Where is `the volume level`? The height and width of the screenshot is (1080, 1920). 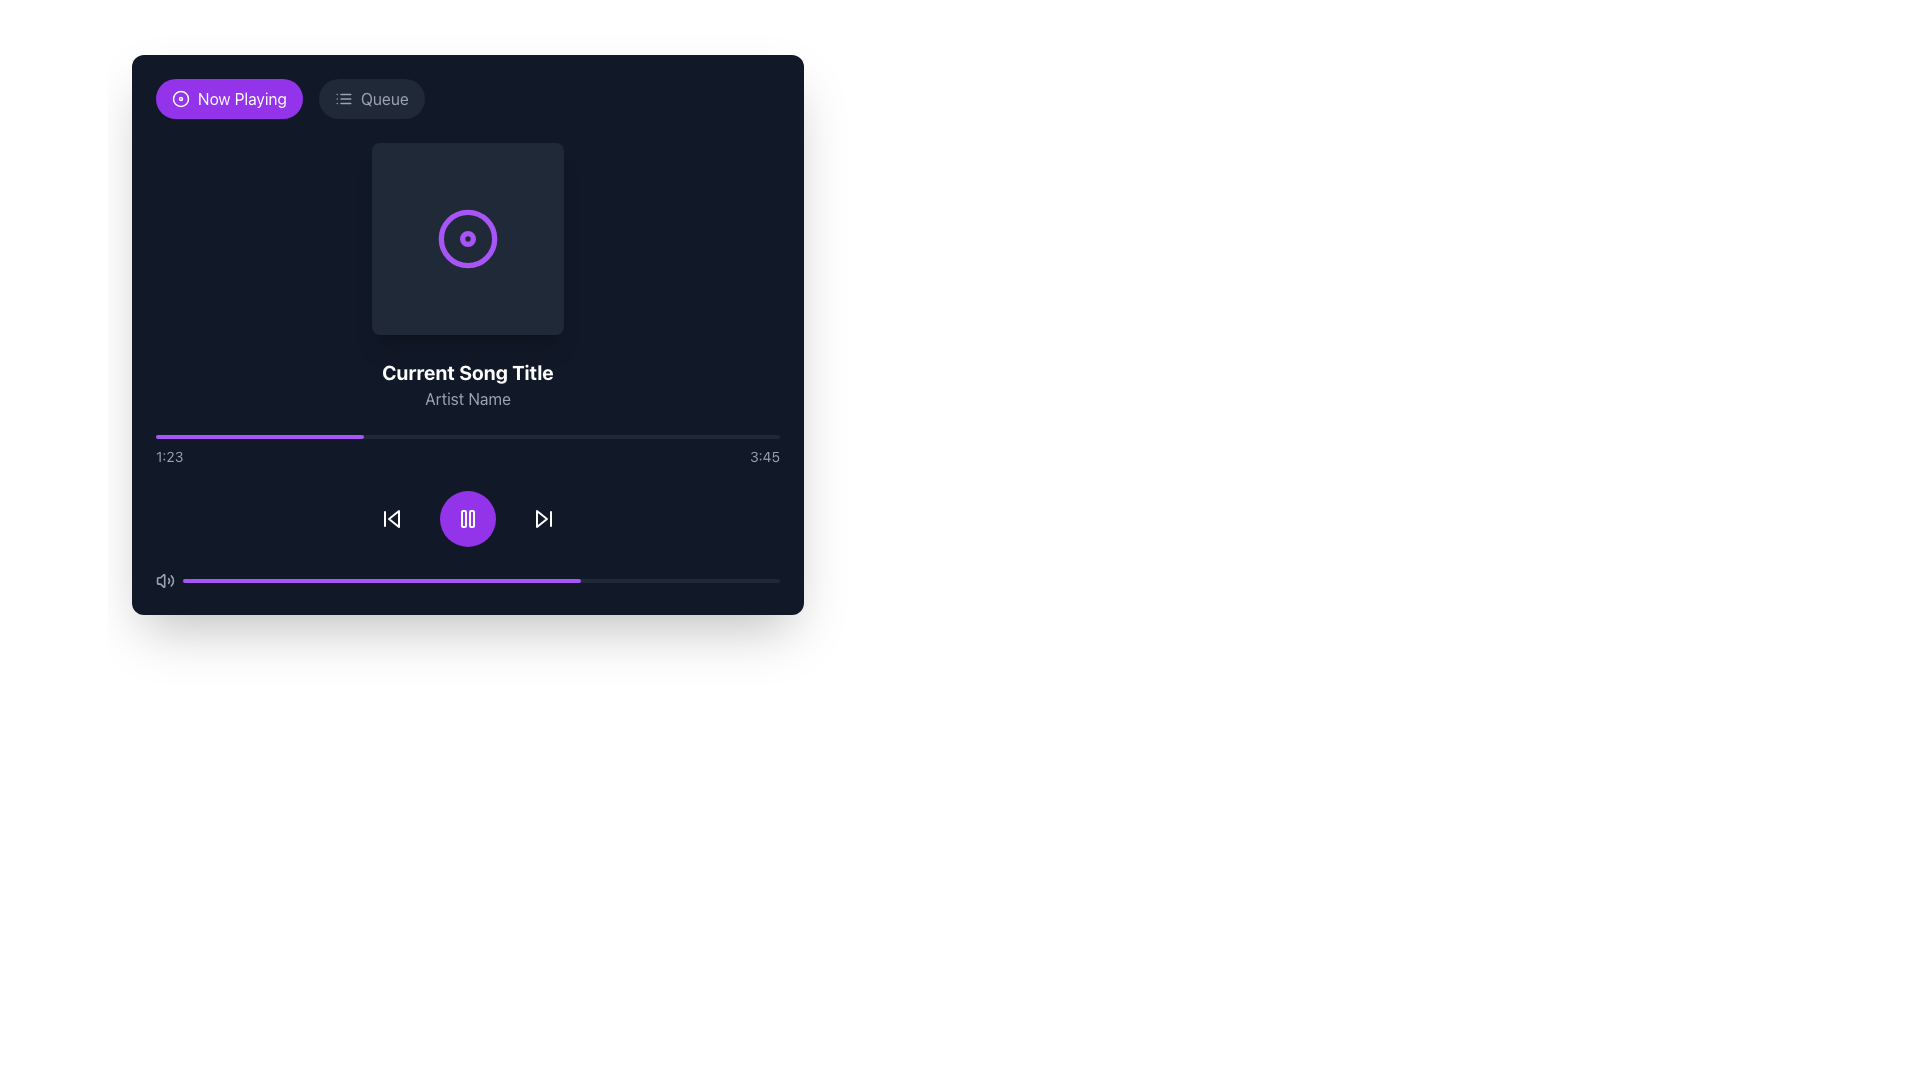
the volume level is located at coordinates (426, 581).